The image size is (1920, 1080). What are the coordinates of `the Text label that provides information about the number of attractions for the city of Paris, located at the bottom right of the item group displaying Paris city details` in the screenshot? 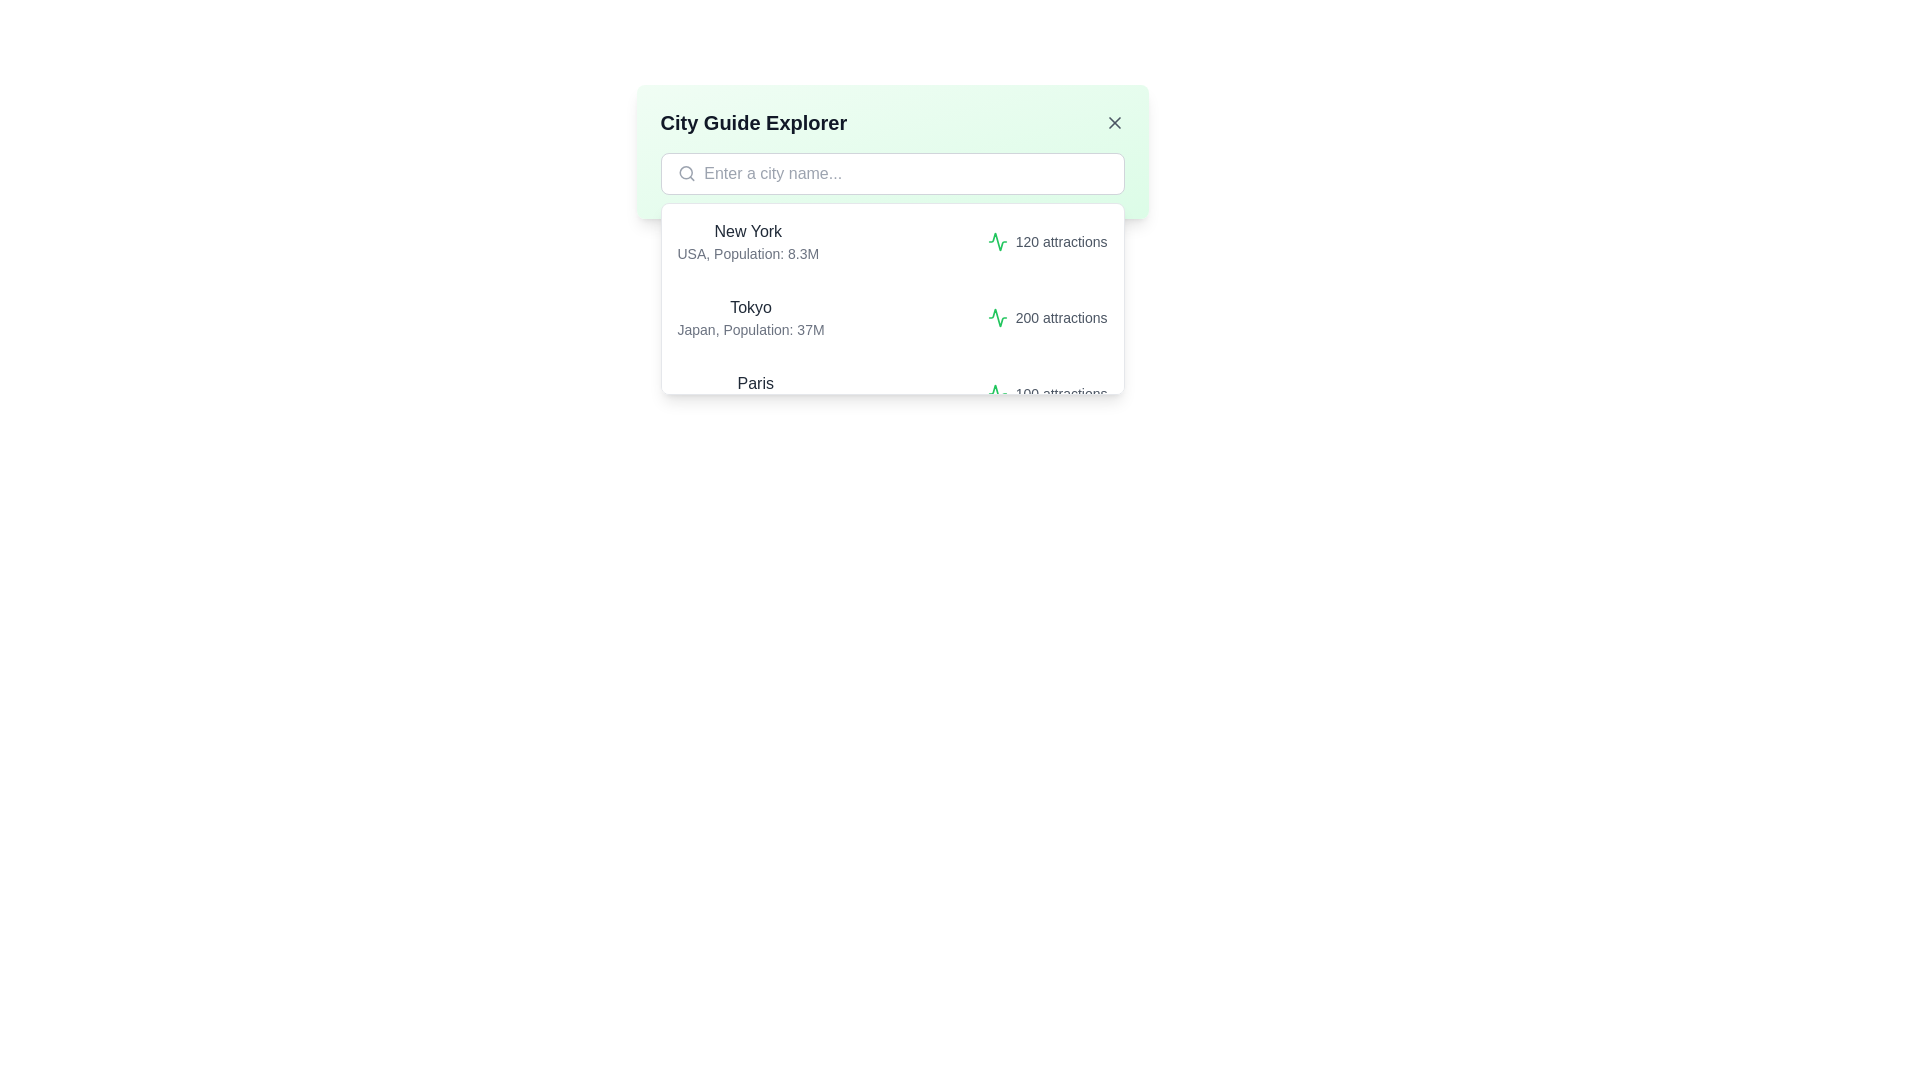 It's located at (1046, 393).